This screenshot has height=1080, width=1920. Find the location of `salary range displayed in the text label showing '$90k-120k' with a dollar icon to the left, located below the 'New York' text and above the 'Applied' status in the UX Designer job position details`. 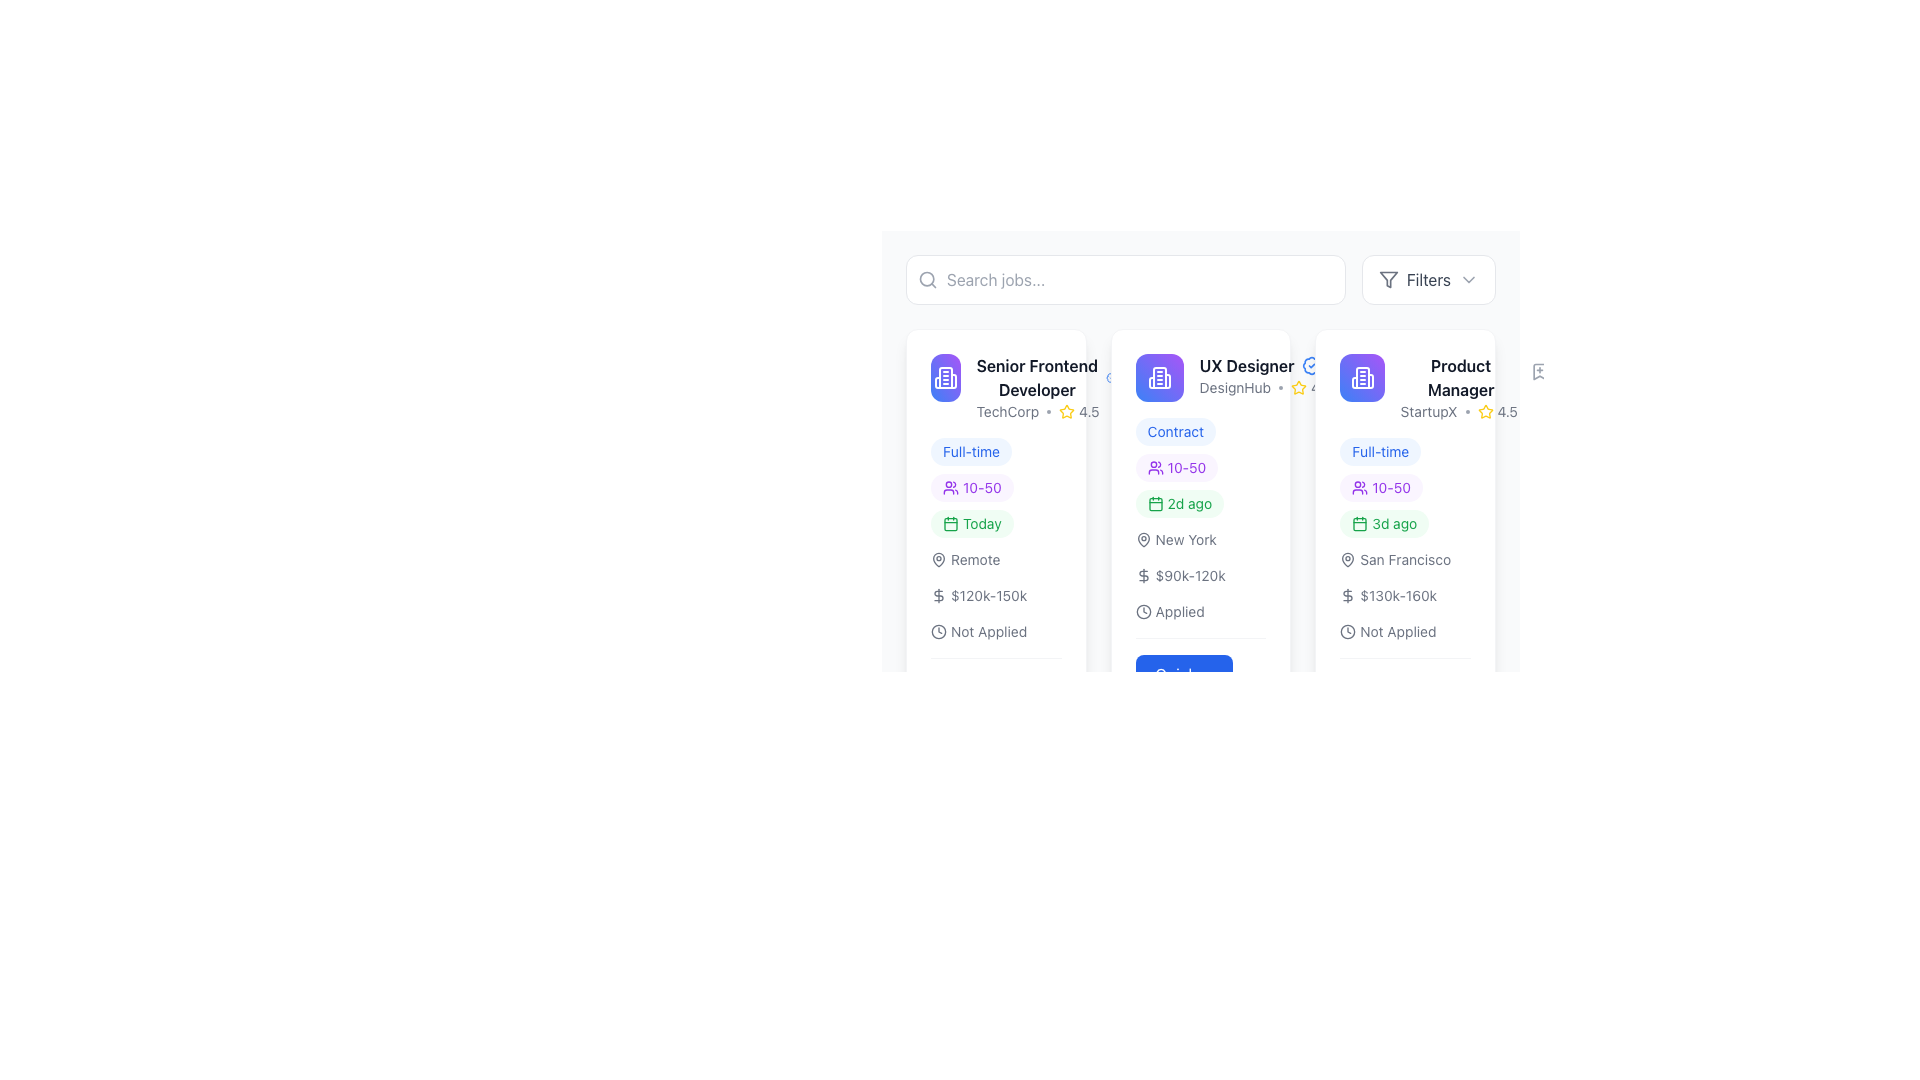

salary range displayed in the text label showing '$90k-120k' with a dollar icon to the left, located below the 'New York' text and above the 'Applied' status in the UX Designer job position details is located at coordinates (1180, 575).